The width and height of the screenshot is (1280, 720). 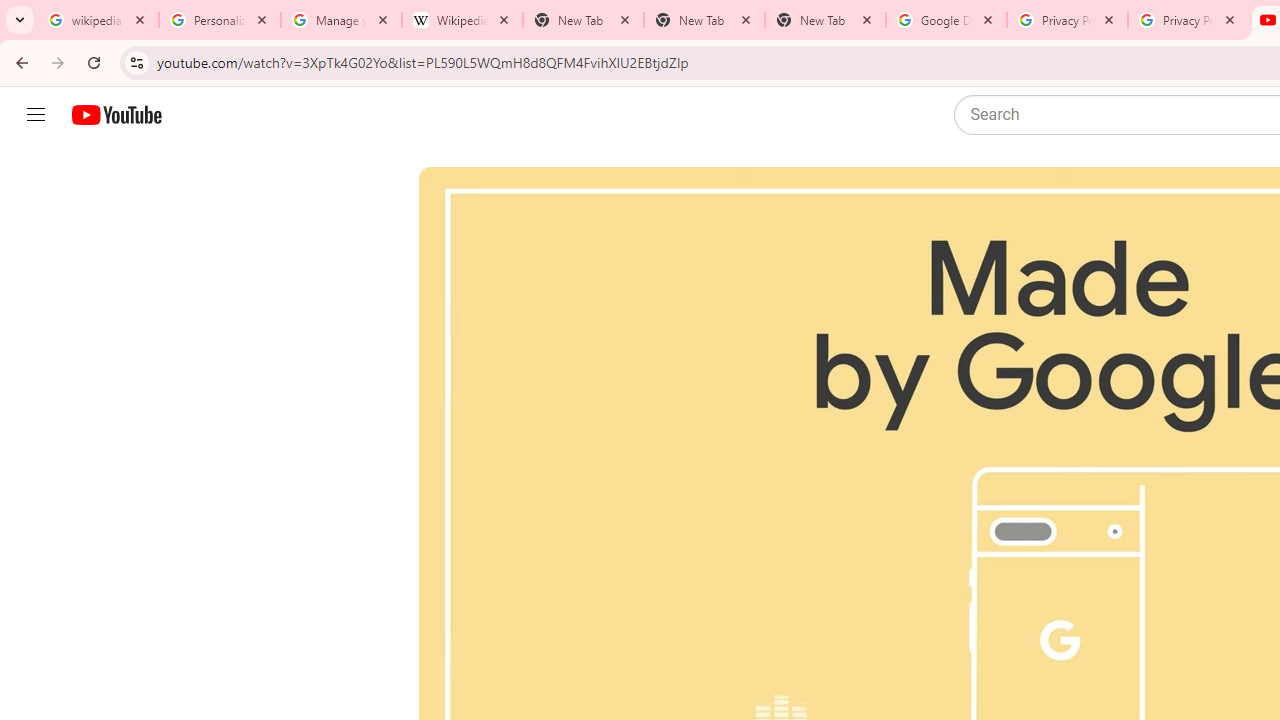 What do you see at coordinates (35, 115) in the screenshot?
I see `'Guide'` at bounding box center [35, 115].